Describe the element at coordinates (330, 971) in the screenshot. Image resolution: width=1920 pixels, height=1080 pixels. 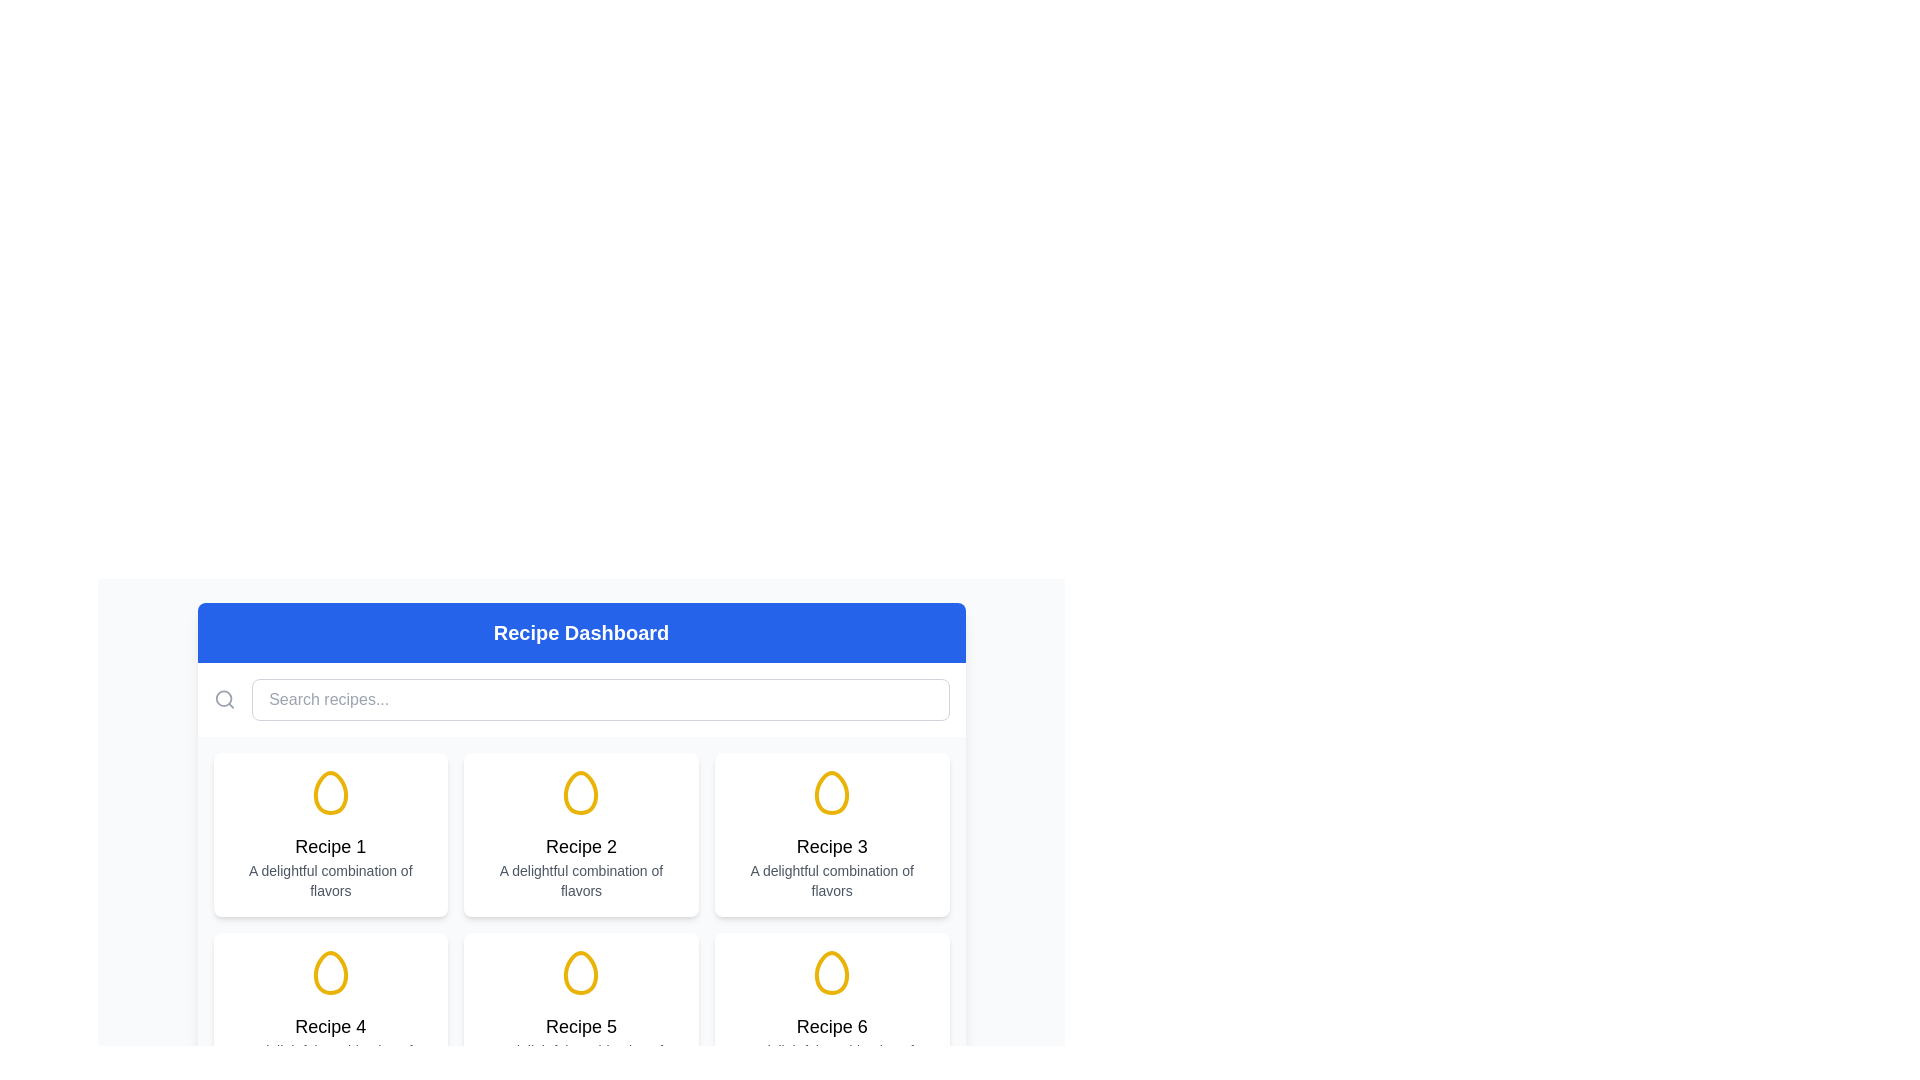
I see `the egg-shaped vector graphic icon representing the recipe located in the fourth recipe card of the grid layout, which is the first card in the second row` at that location.